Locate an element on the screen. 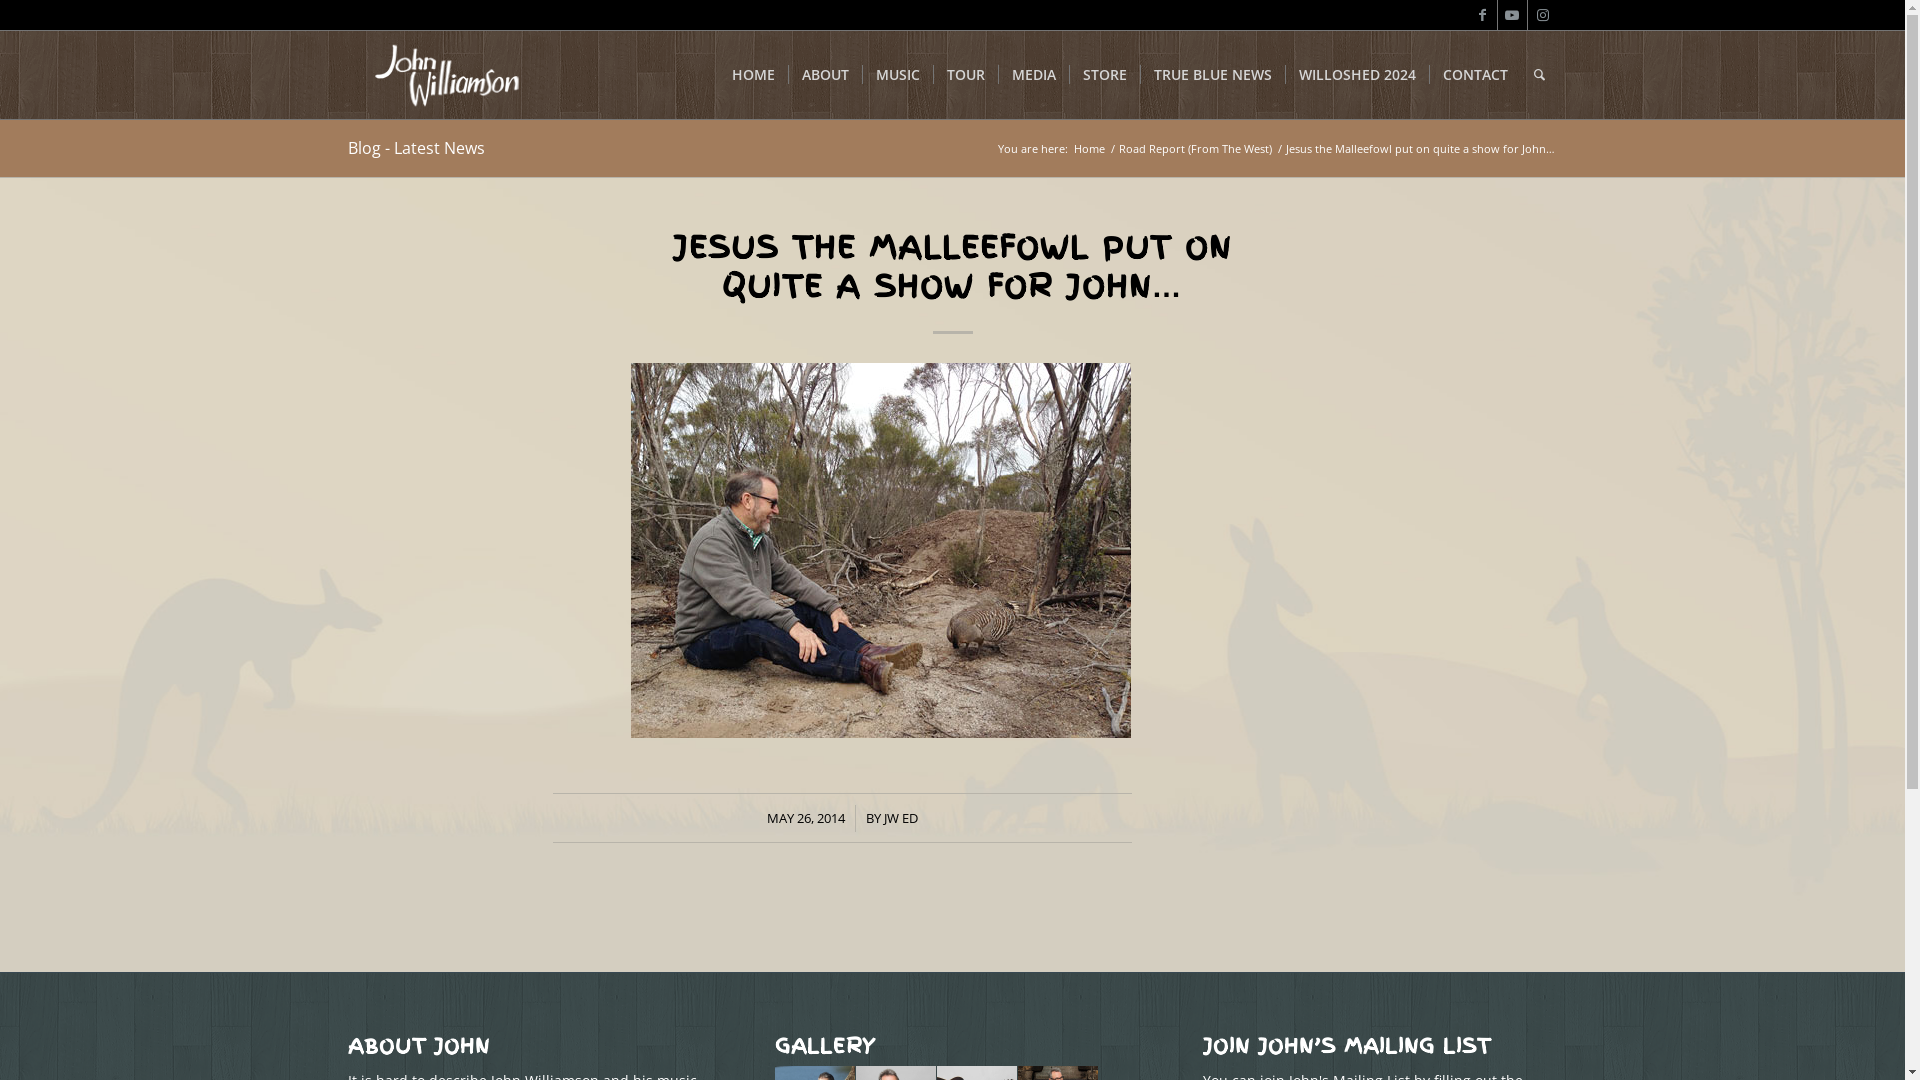  'WILLOSHED 2024' is located at coordinates (1356, 73).